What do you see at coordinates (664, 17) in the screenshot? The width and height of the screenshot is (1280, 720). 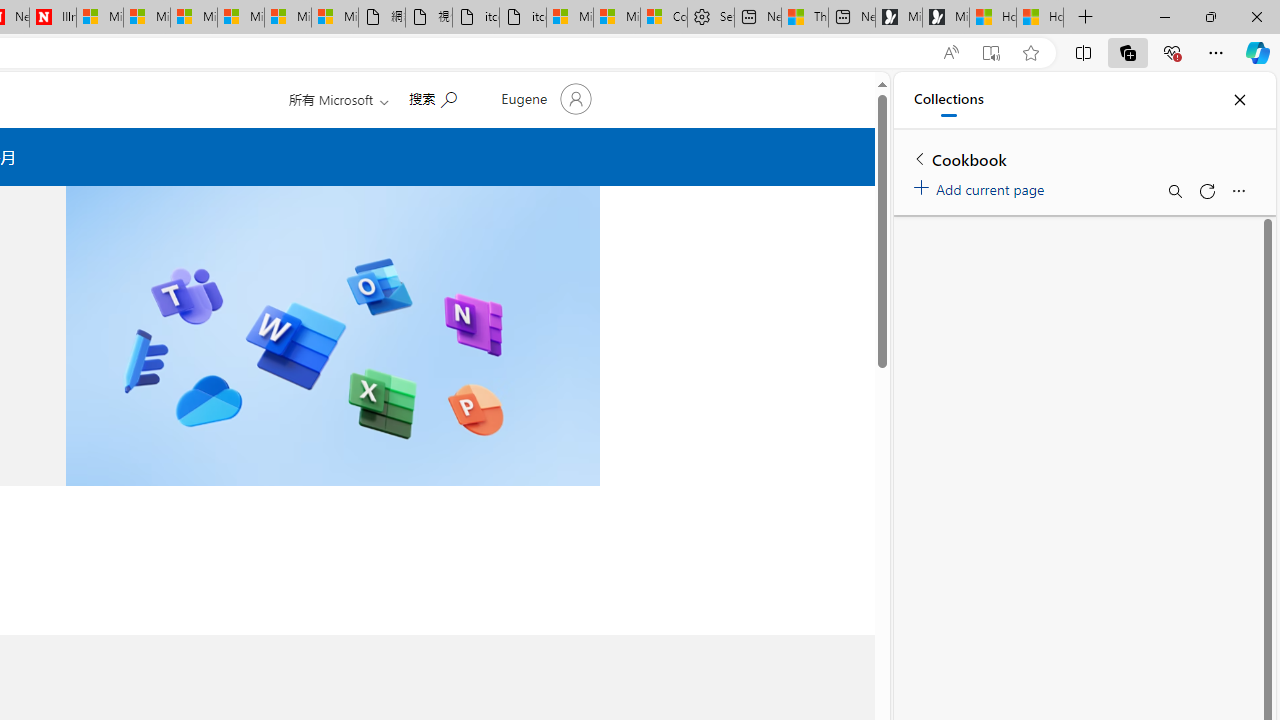 I see `'Consumer Health Data Privacy Policy'` at bounding box center [664, 17].